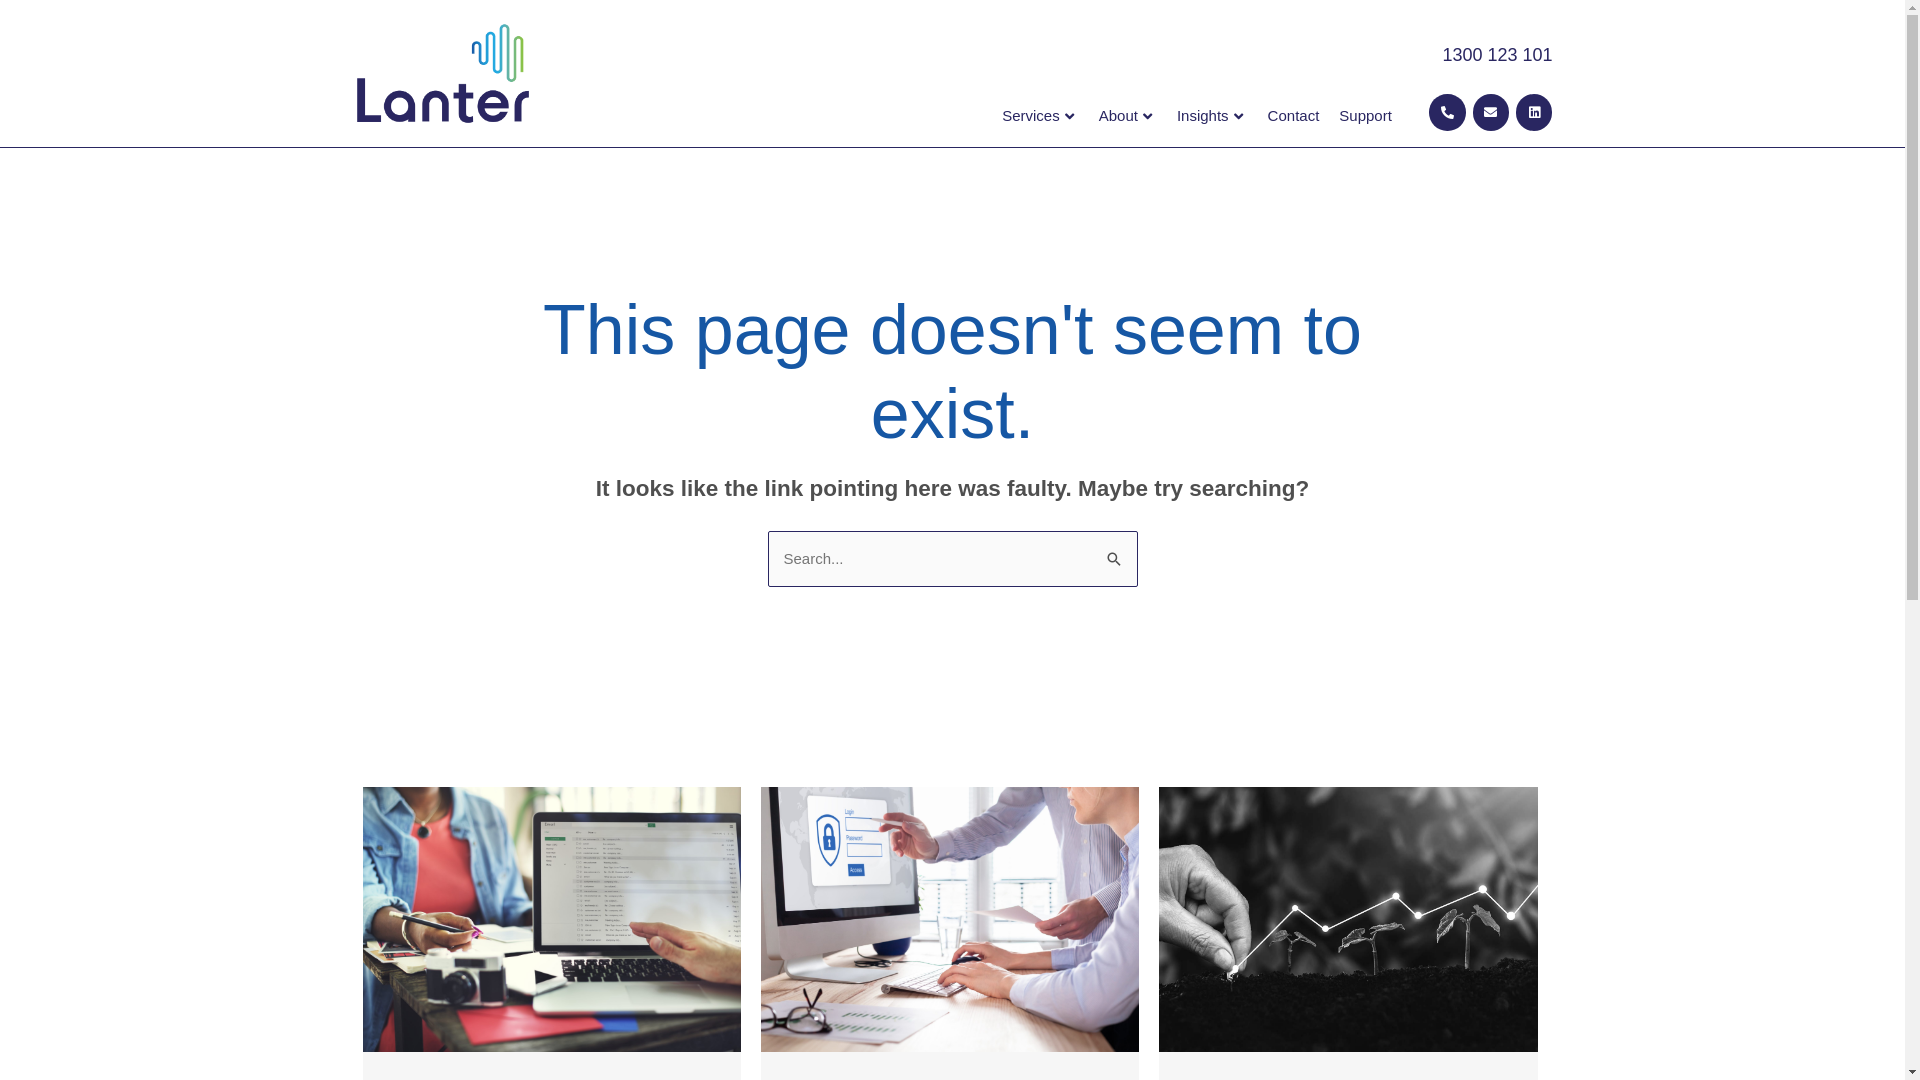 Image resolution: width=1920 pixels, height=1080 pixels. Describe the element at coordinates (1497, 53) in the screenshot. I see `'1300 123 101'` at that location.